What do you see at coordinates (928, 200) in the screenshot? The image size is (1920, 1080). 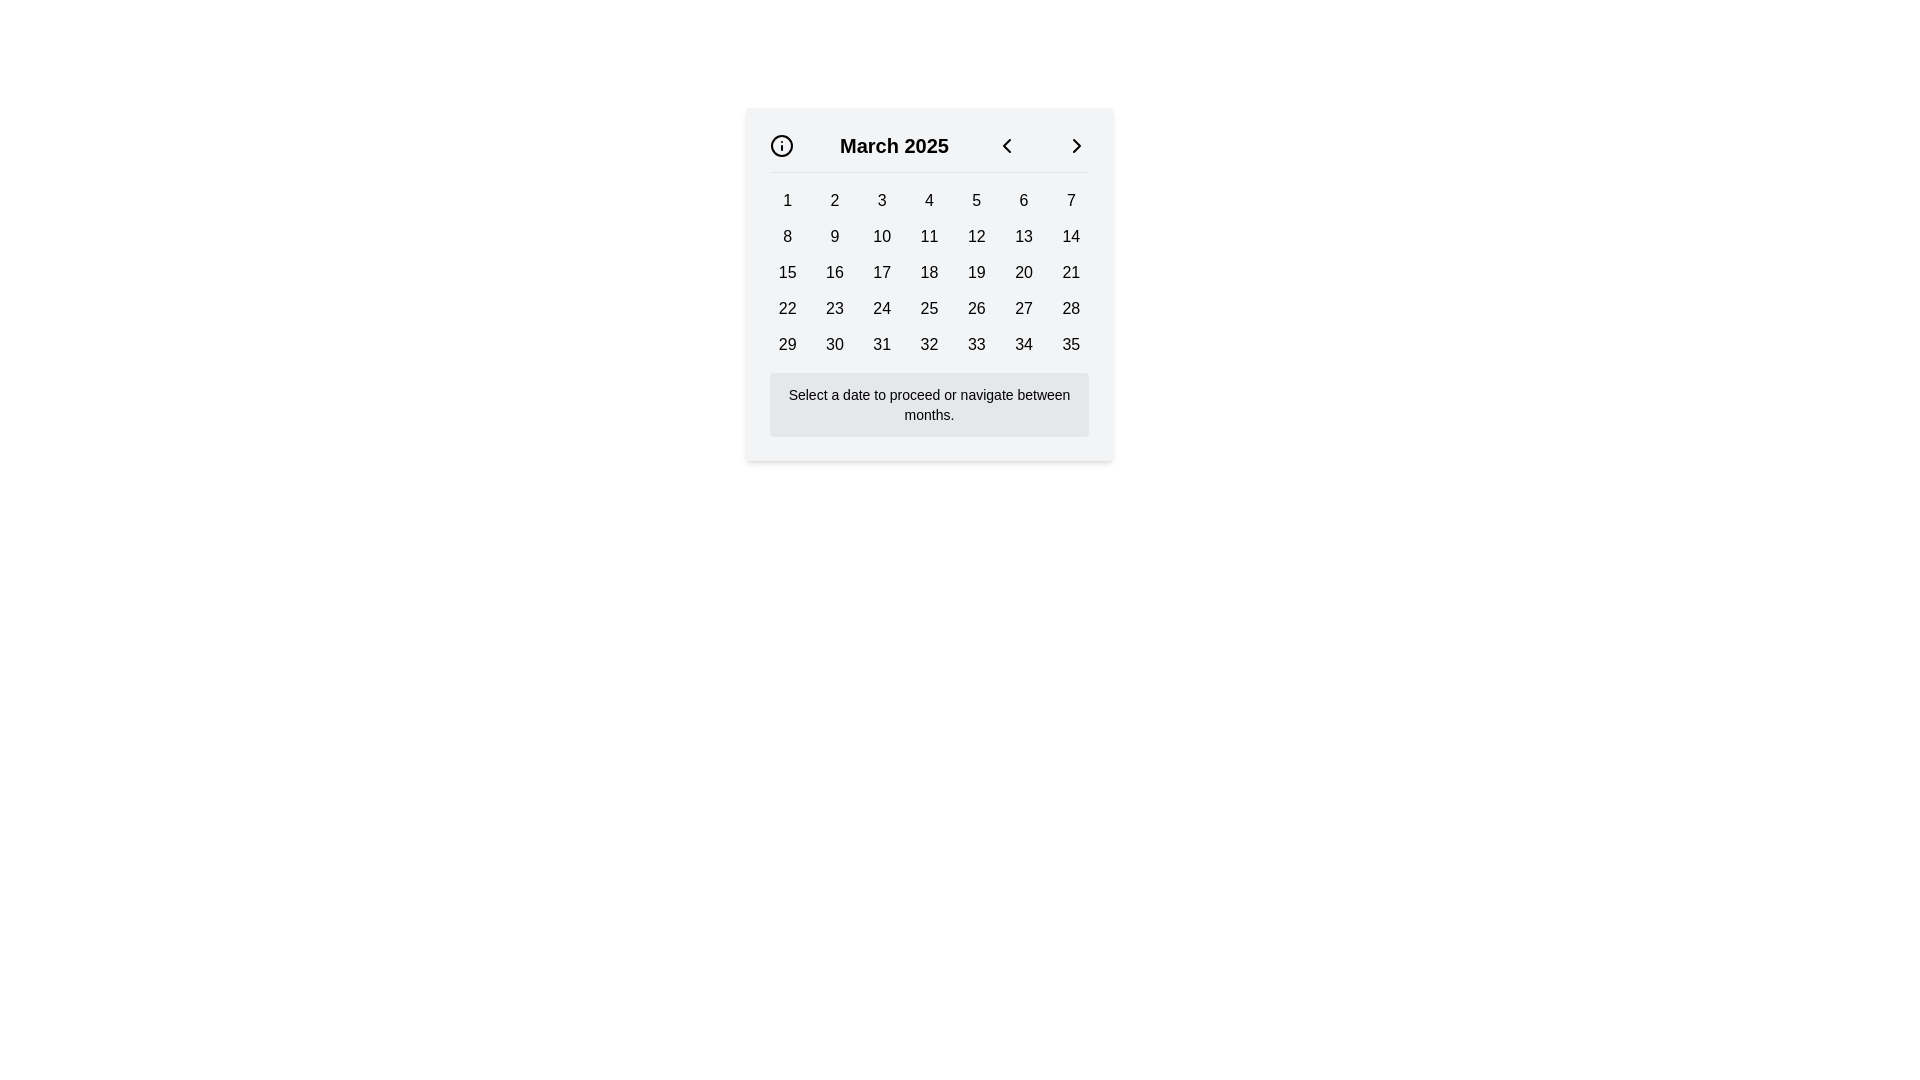 I see `the small rectangular button displaying the numeric character '4'` at bounding box center [928, 200].